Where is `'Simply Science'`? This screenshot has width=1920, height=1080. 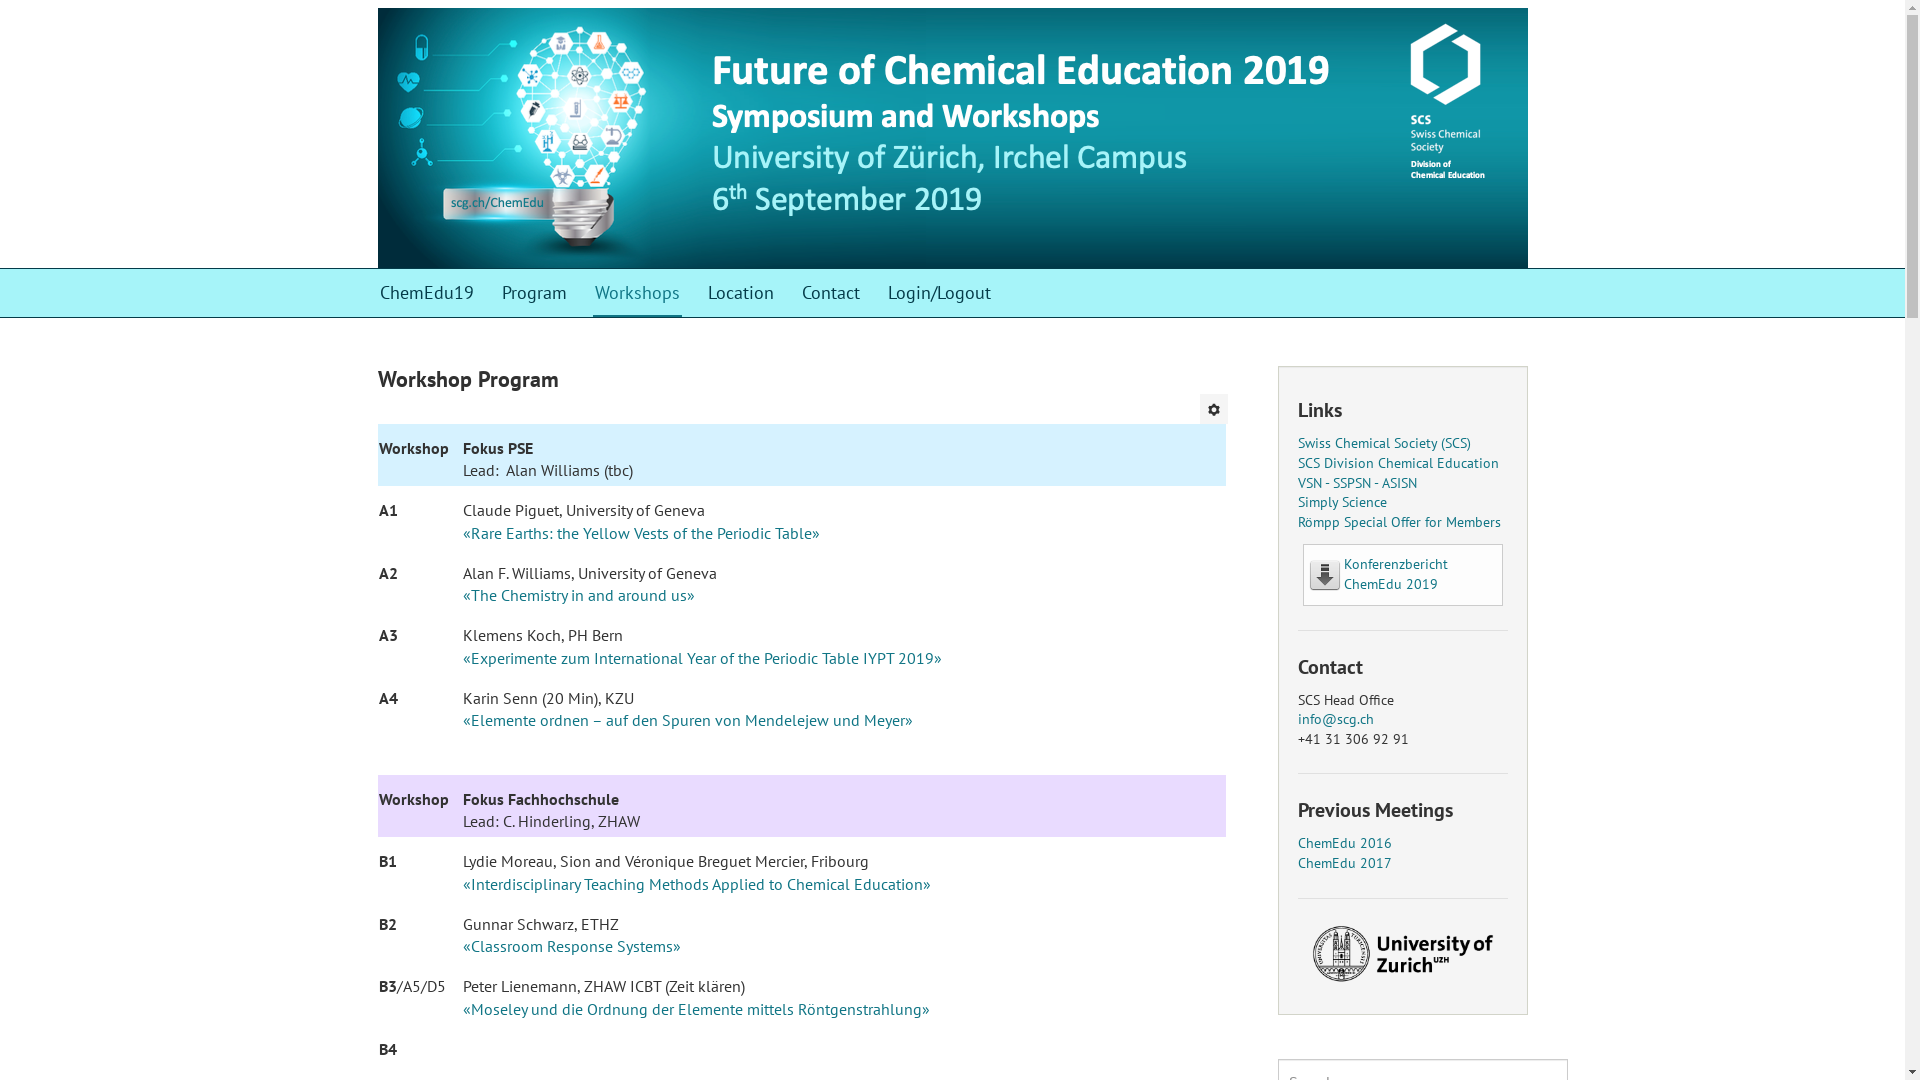 'Simply Science' is located at coordinates (1342, 500).